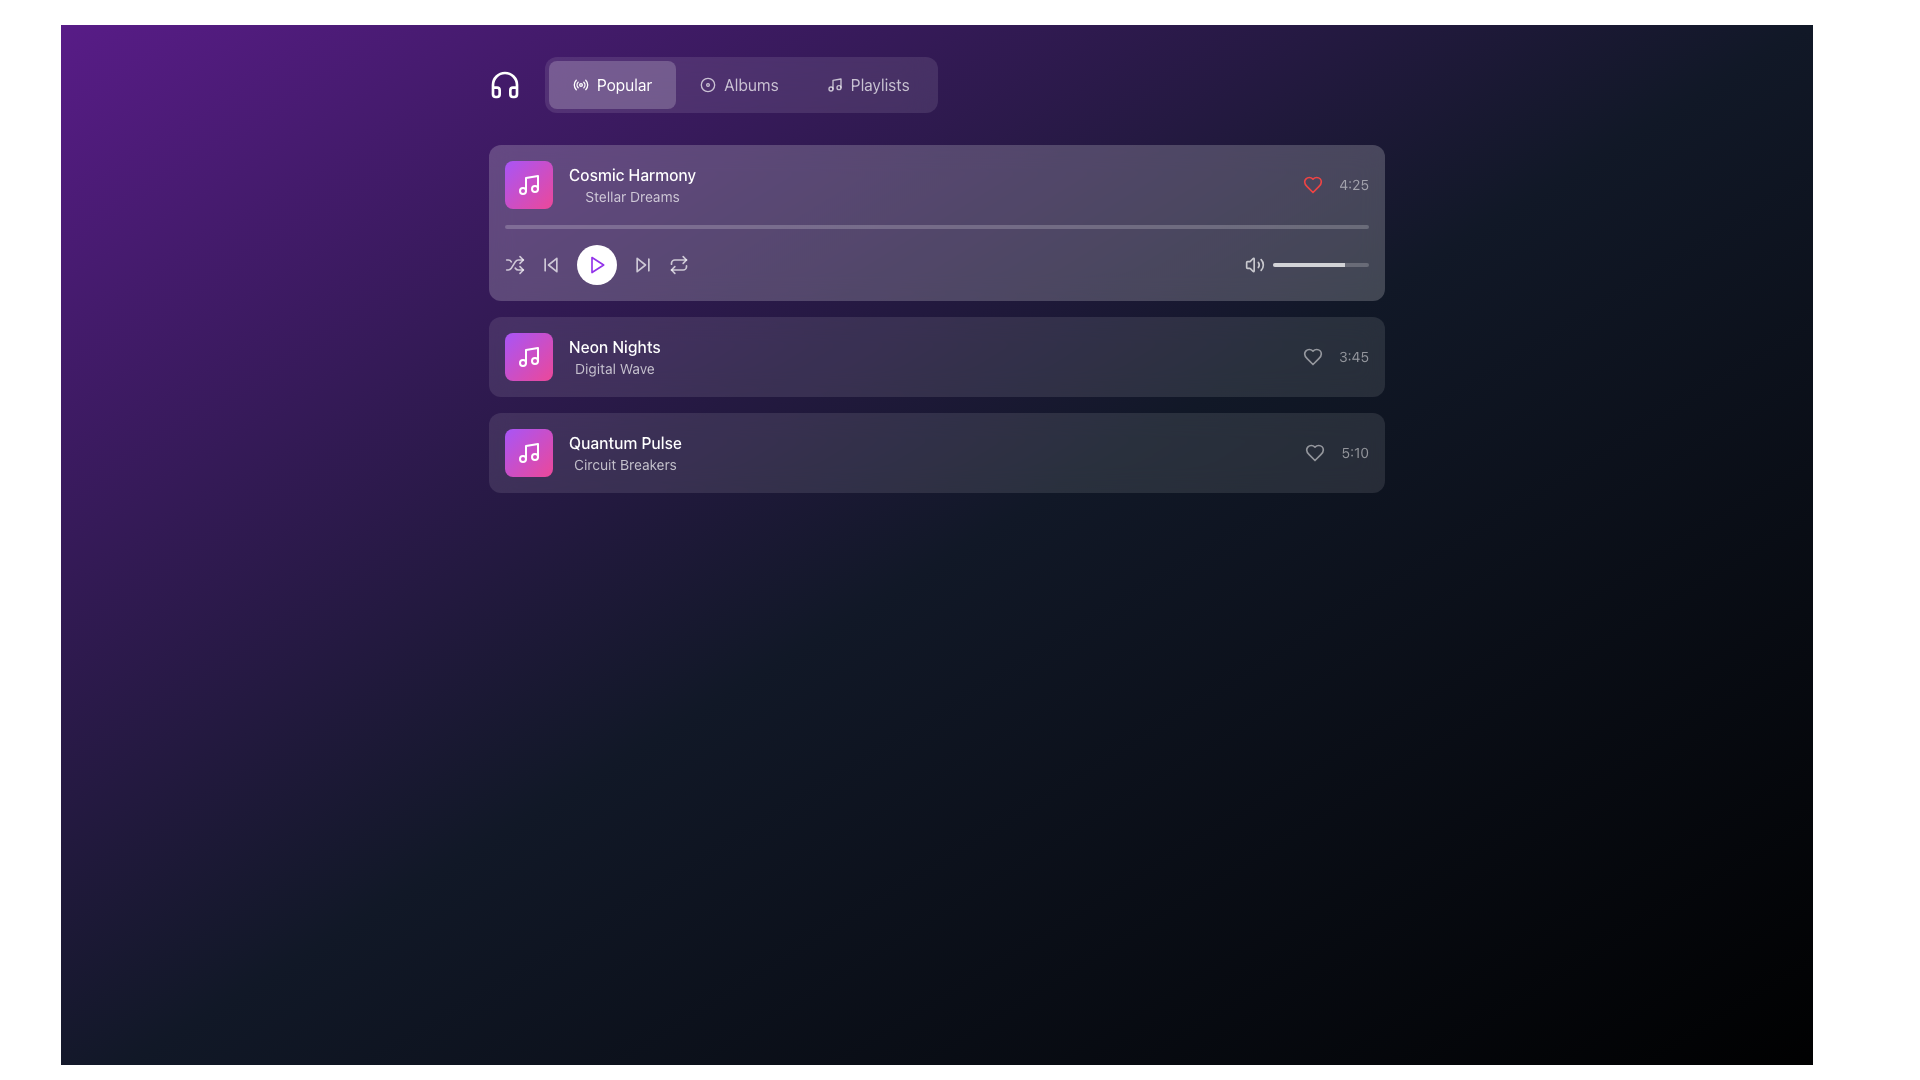 The width and height of the screenshot is (1920, 1080). Describe the element at coordinates (528, 185) in the screenshot. I see `the graphical icon representing the music item 'Cosmic Harmony - Stellar Dreams', which is centered within a circular gradient background and is part of the first list item` at that location.